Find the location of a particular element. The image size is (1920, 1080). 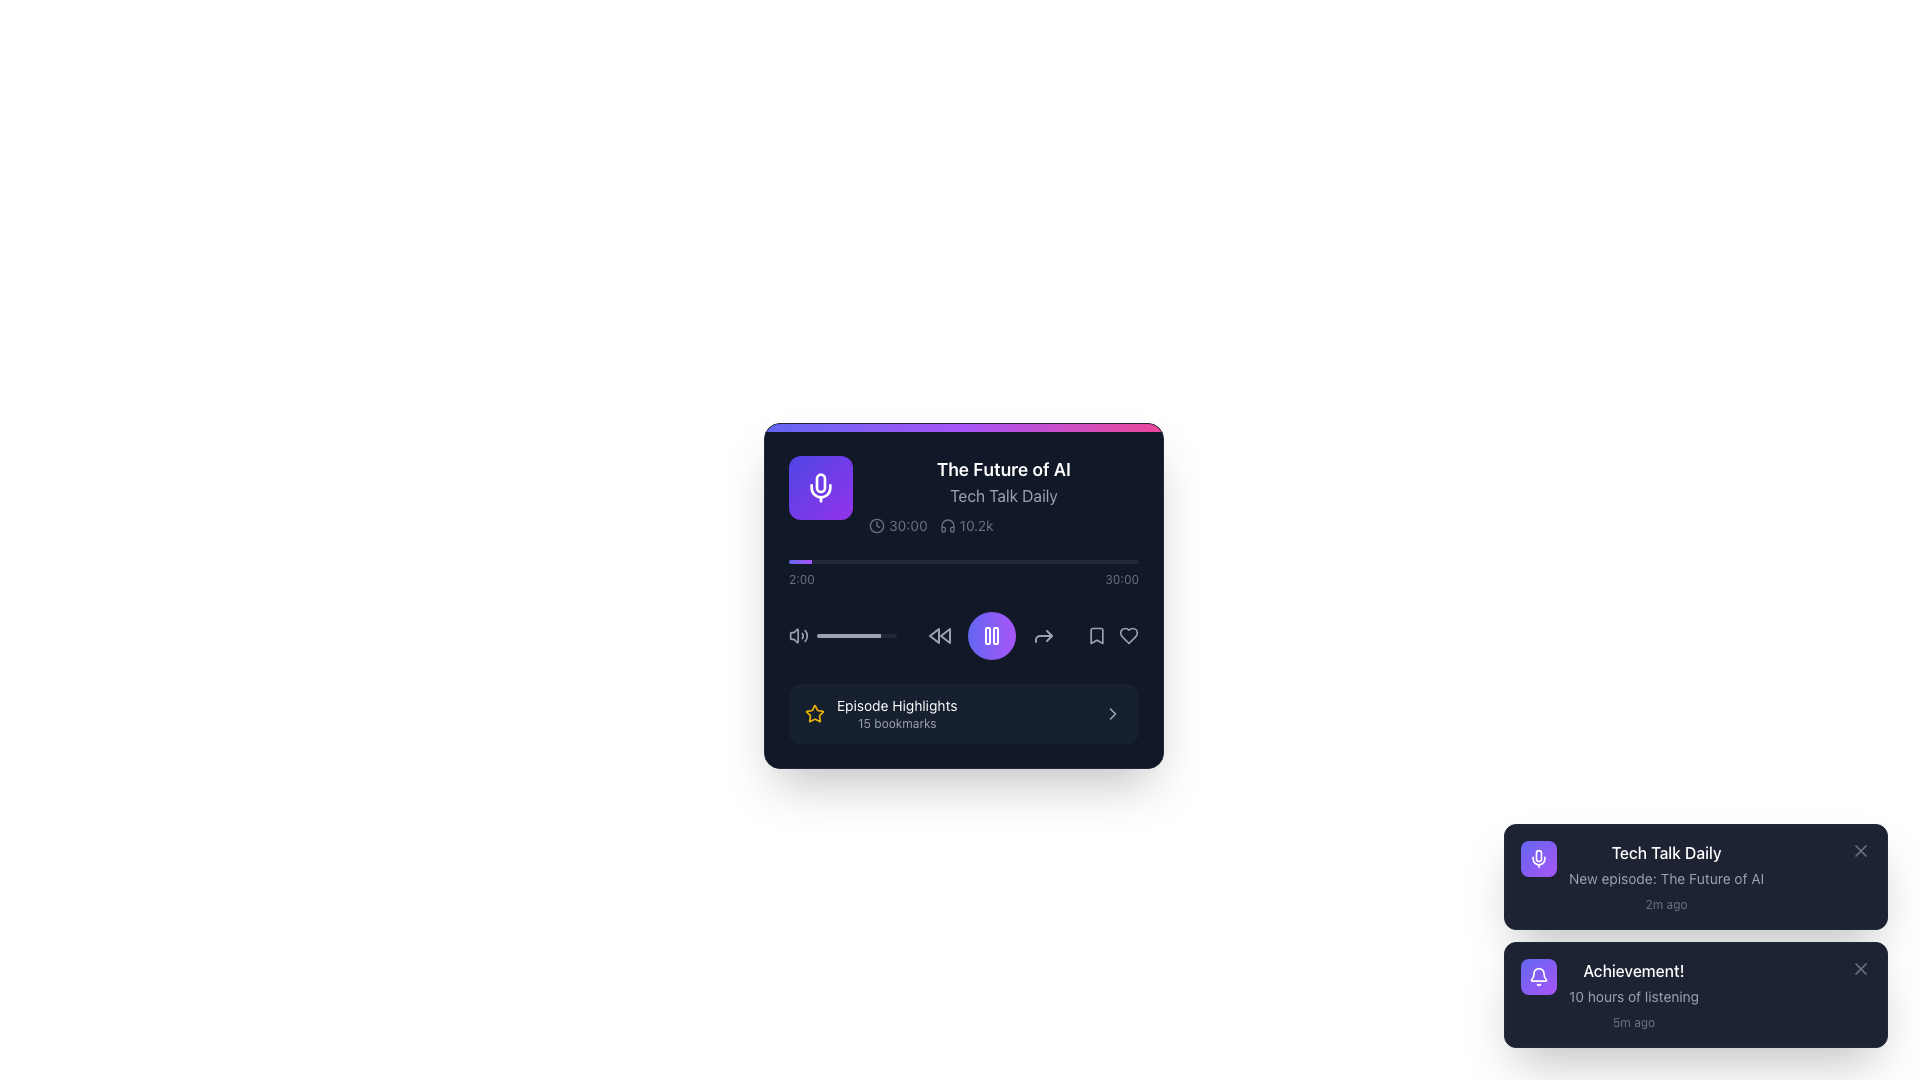

the audio-related icon positioned to the left of the numerical text '10.2k' within the main content card is located at coordinates (946, 524).